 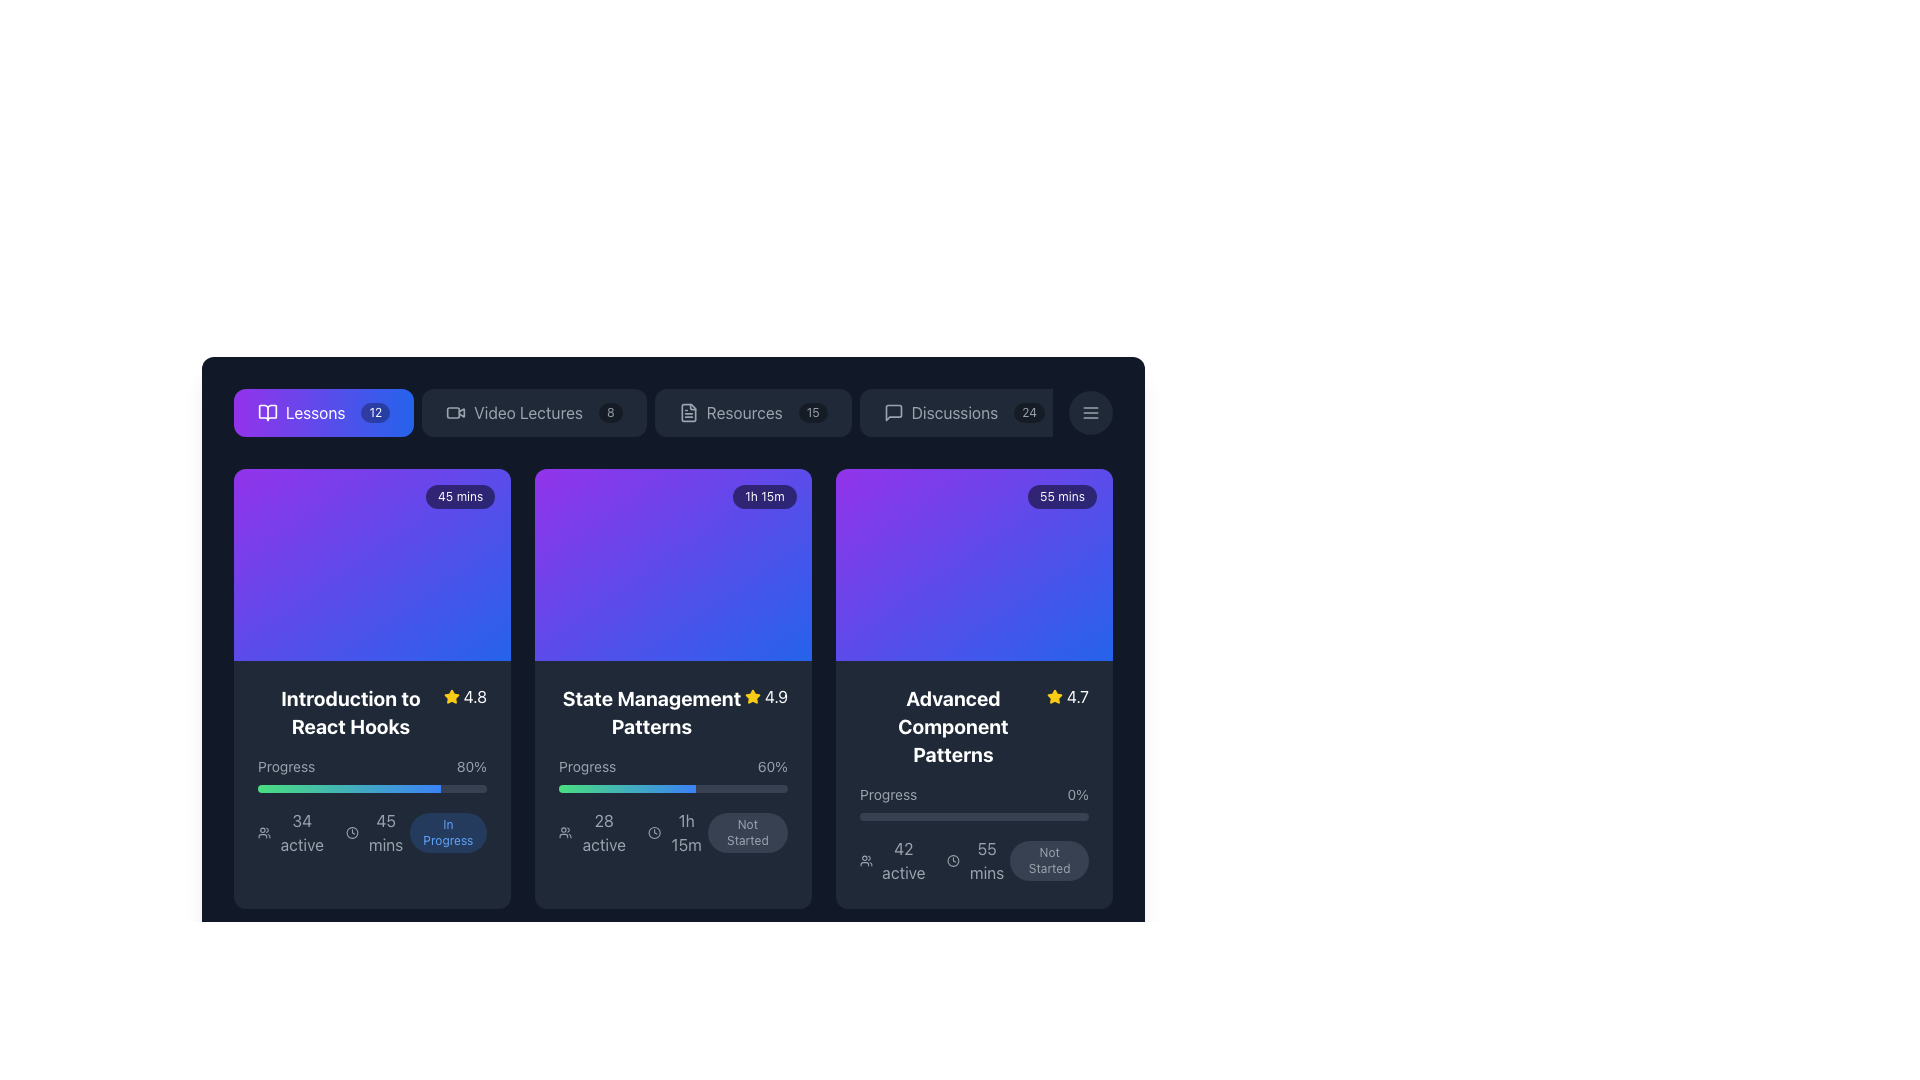 I want to click on the Status indicator tag located at the bottom-right corner of the middle card in the series, which indicates that the associated task has not been started, so click(x=746, y=833).